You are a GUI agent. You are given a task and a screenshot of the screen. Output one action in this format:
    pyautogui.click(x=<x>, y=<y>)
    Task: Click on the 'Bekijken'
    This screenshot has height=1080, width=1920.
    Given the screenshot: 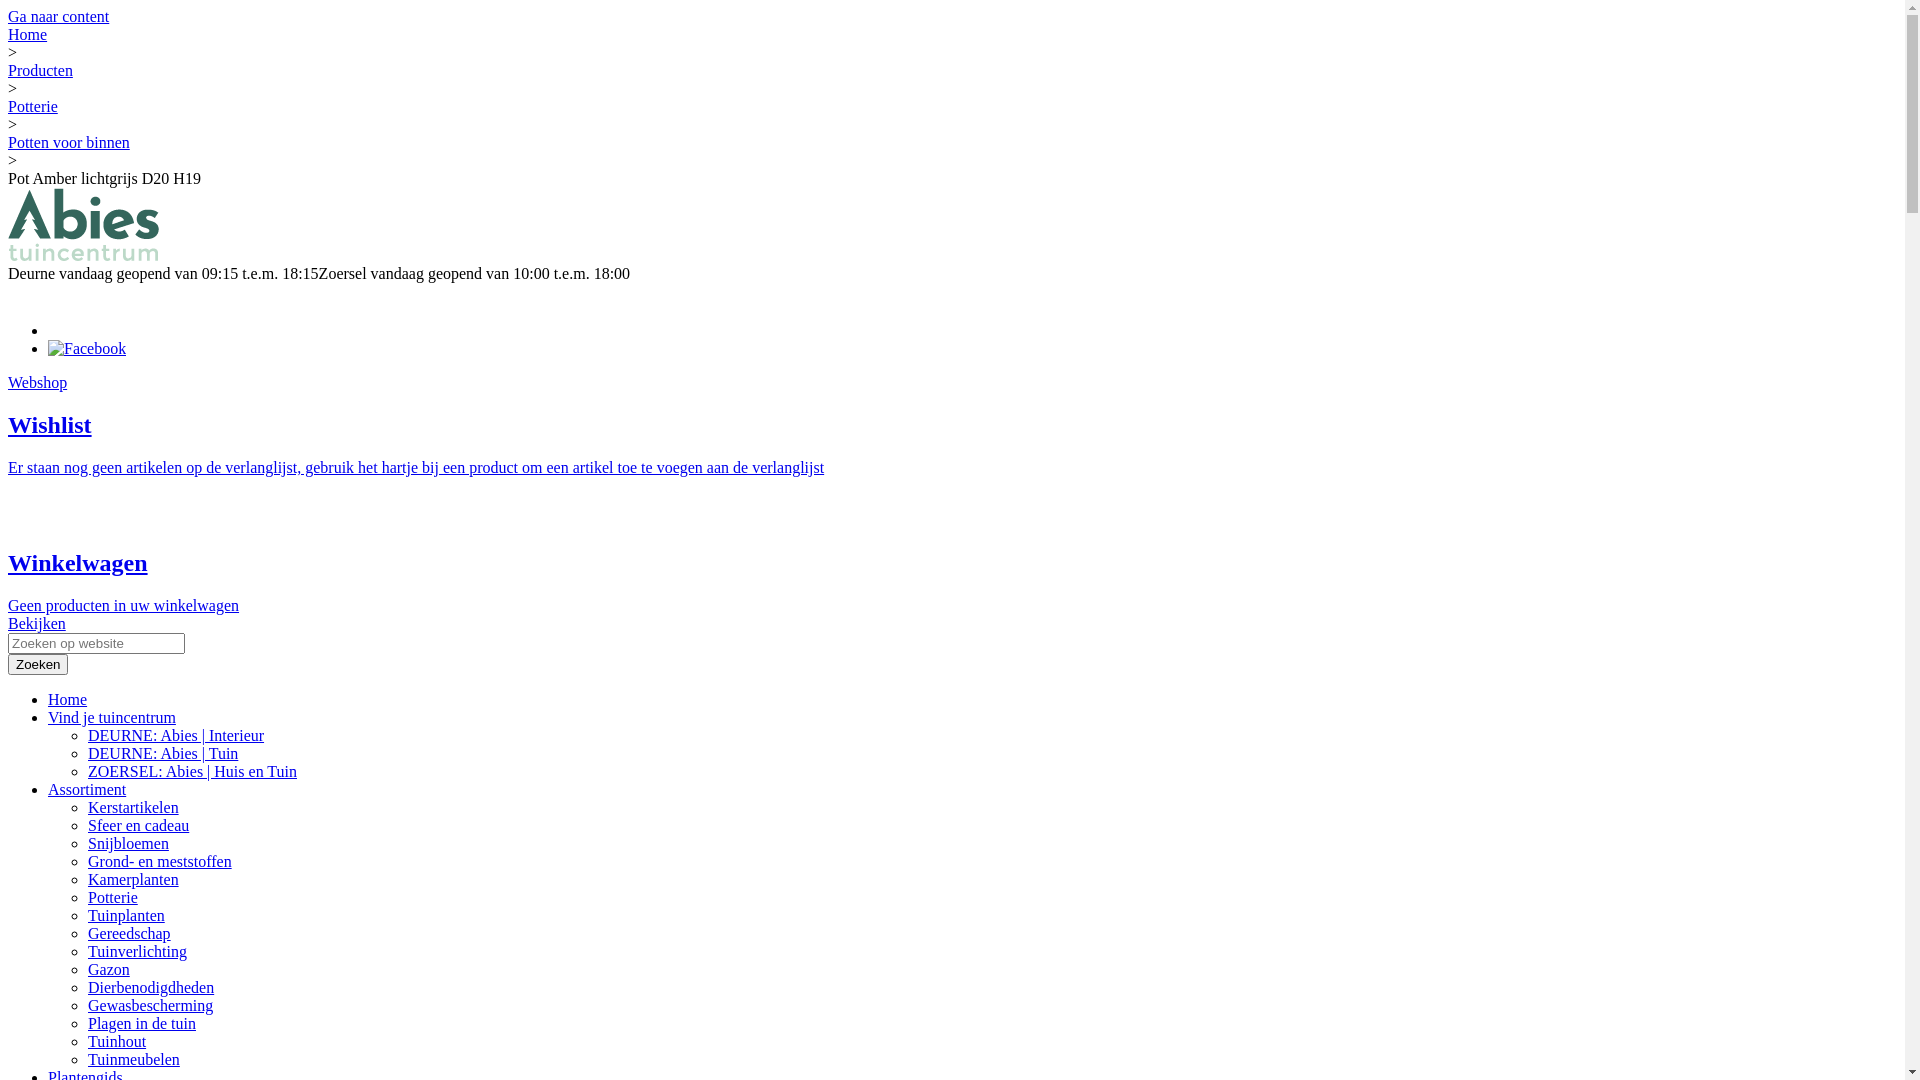 What is the action you would take?
    pyautogui.click(x=37, y=622)
    